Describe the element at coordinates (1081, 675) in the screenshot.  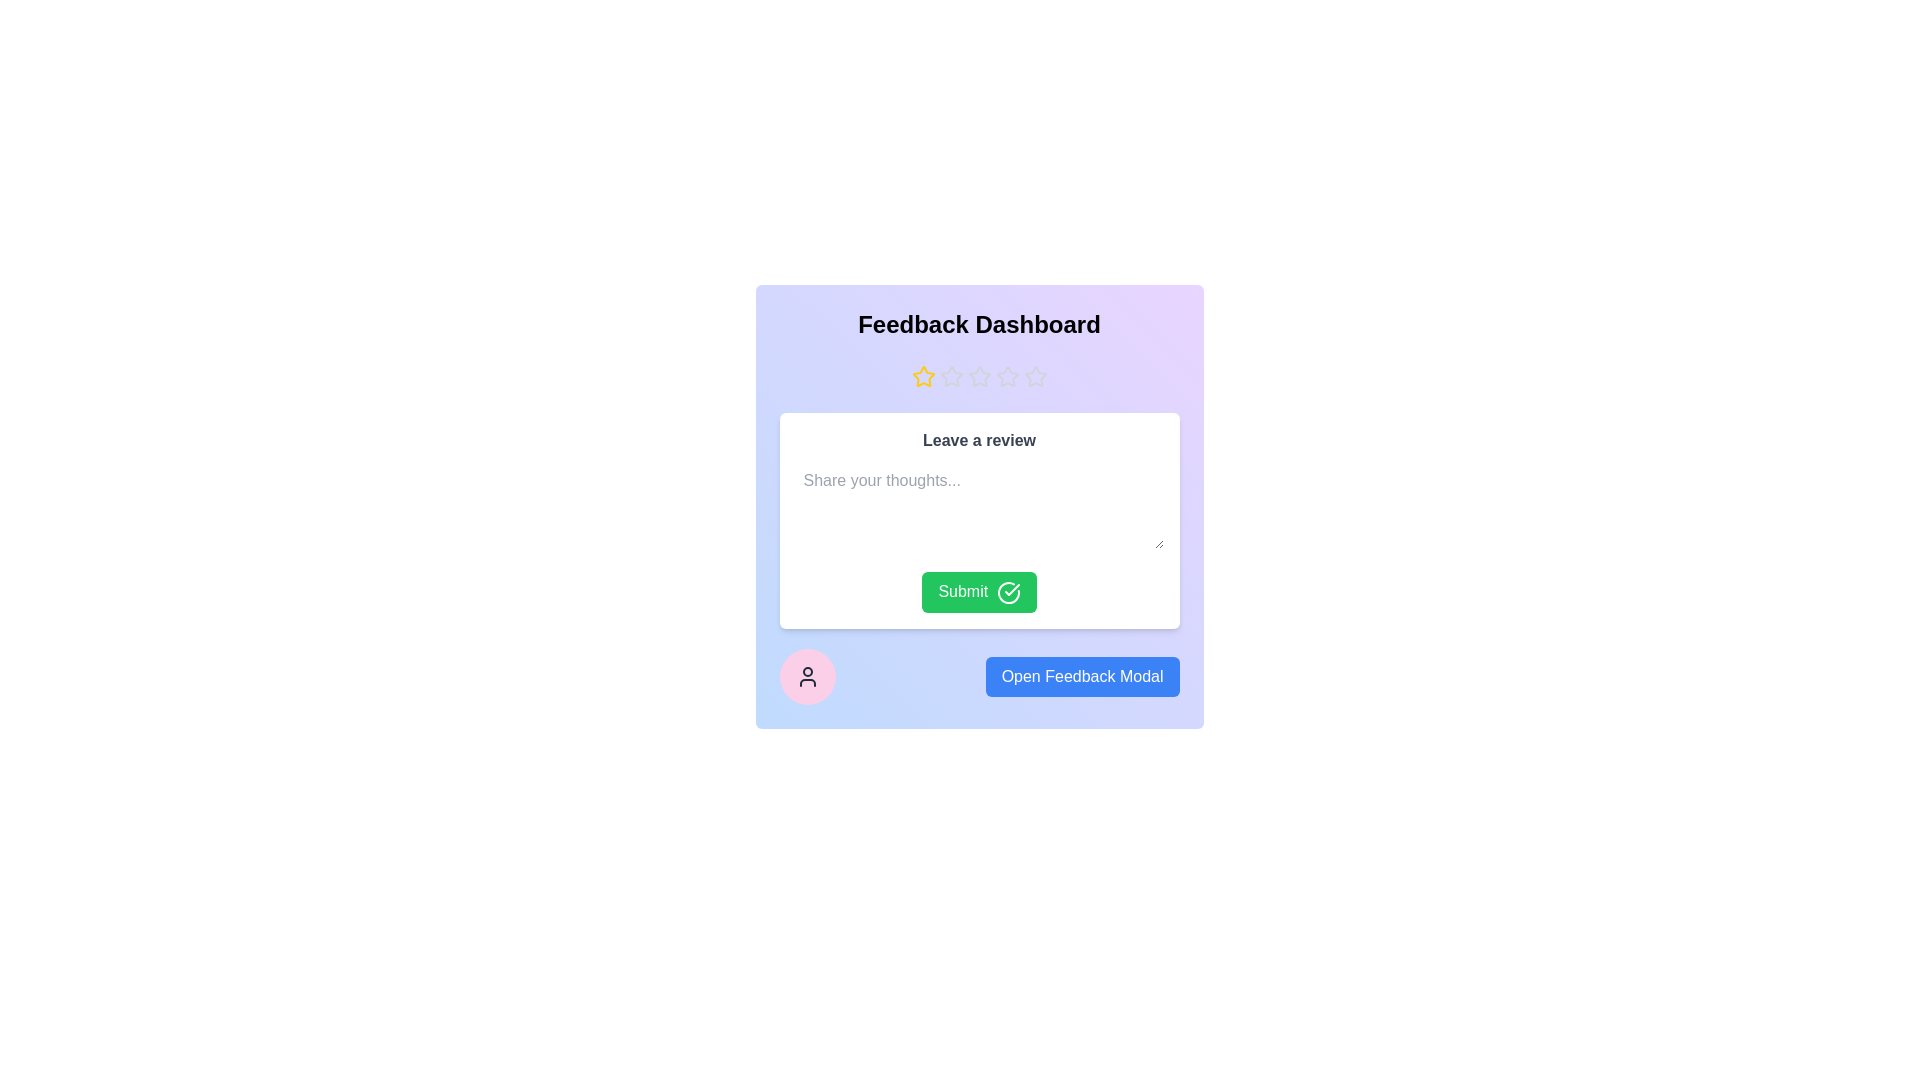
I see `the button with a blue background labeled 'Open Feedback Modal'` at that location.